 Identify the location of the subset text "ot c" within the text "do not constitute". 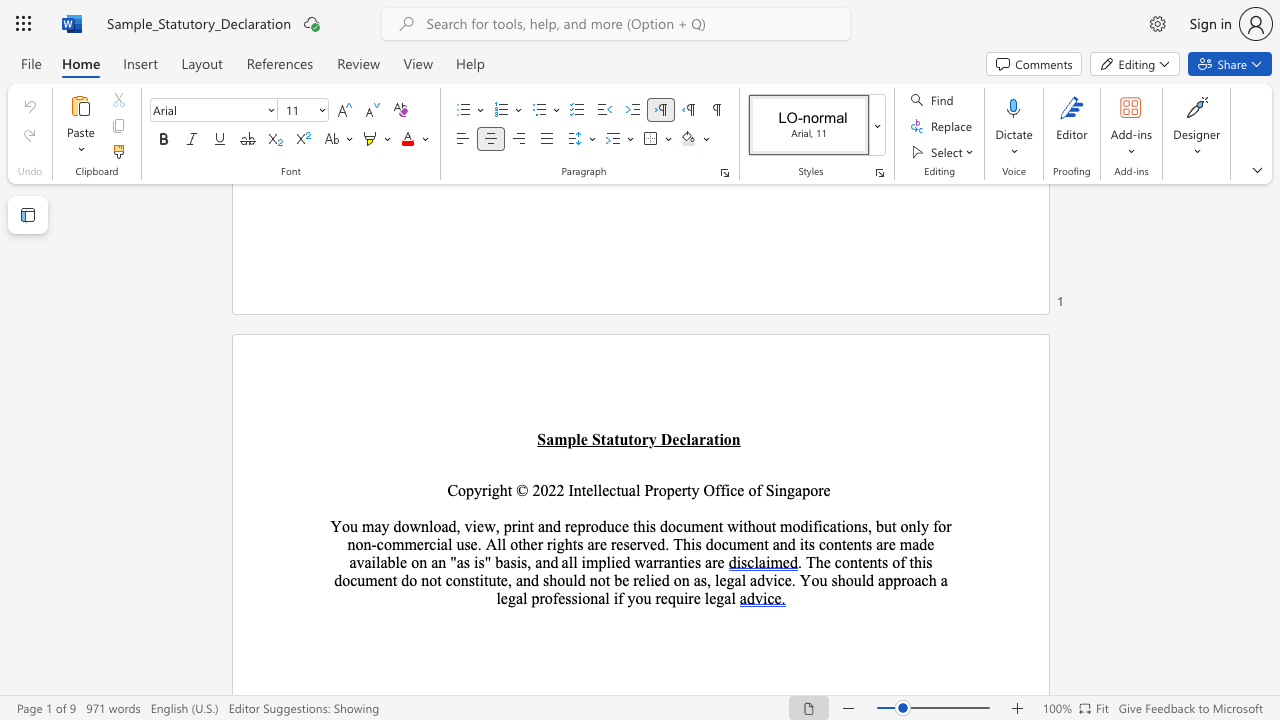
(428, 580).